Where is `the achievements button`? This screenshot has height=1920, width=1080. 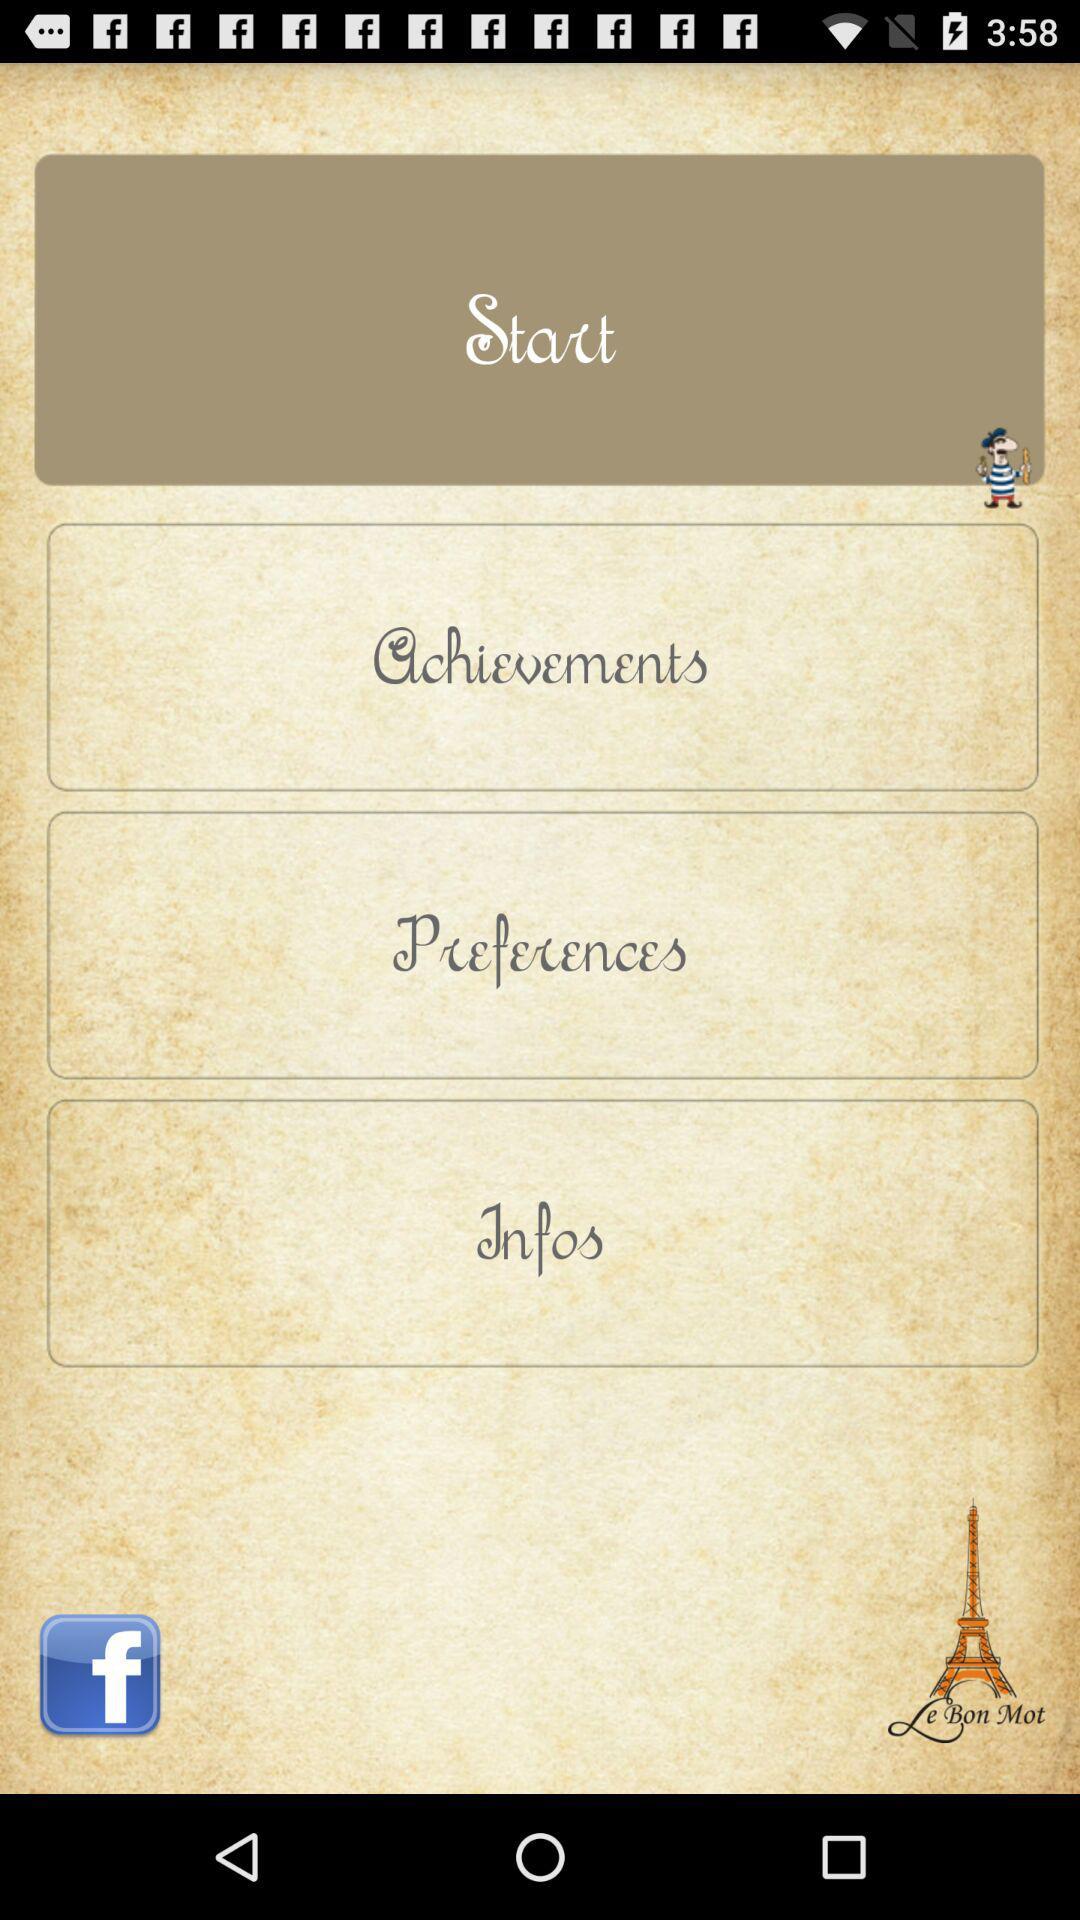 the achievements button is located at coordinates (540, 656).